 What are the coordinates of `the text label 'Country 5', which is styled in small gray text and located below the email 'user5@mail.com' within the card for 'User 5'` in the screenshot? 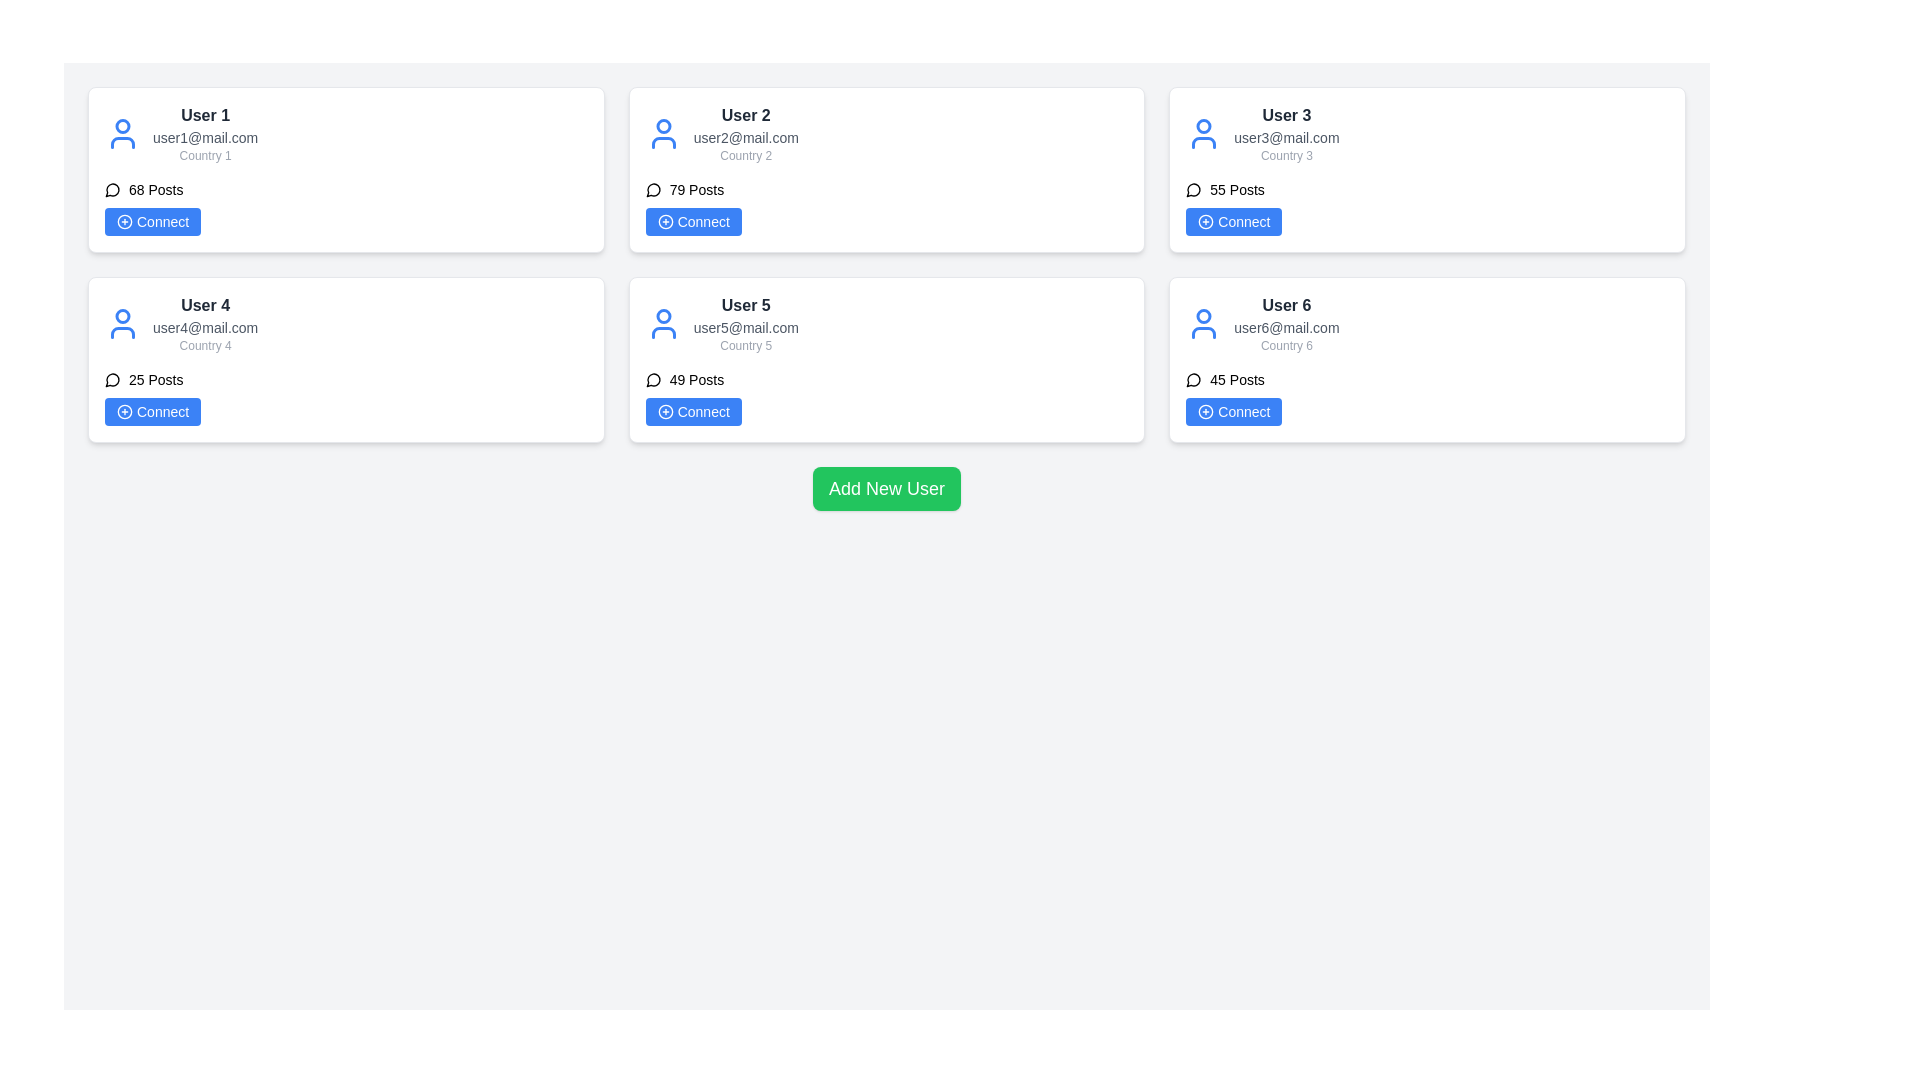 It's located at (745, 345).